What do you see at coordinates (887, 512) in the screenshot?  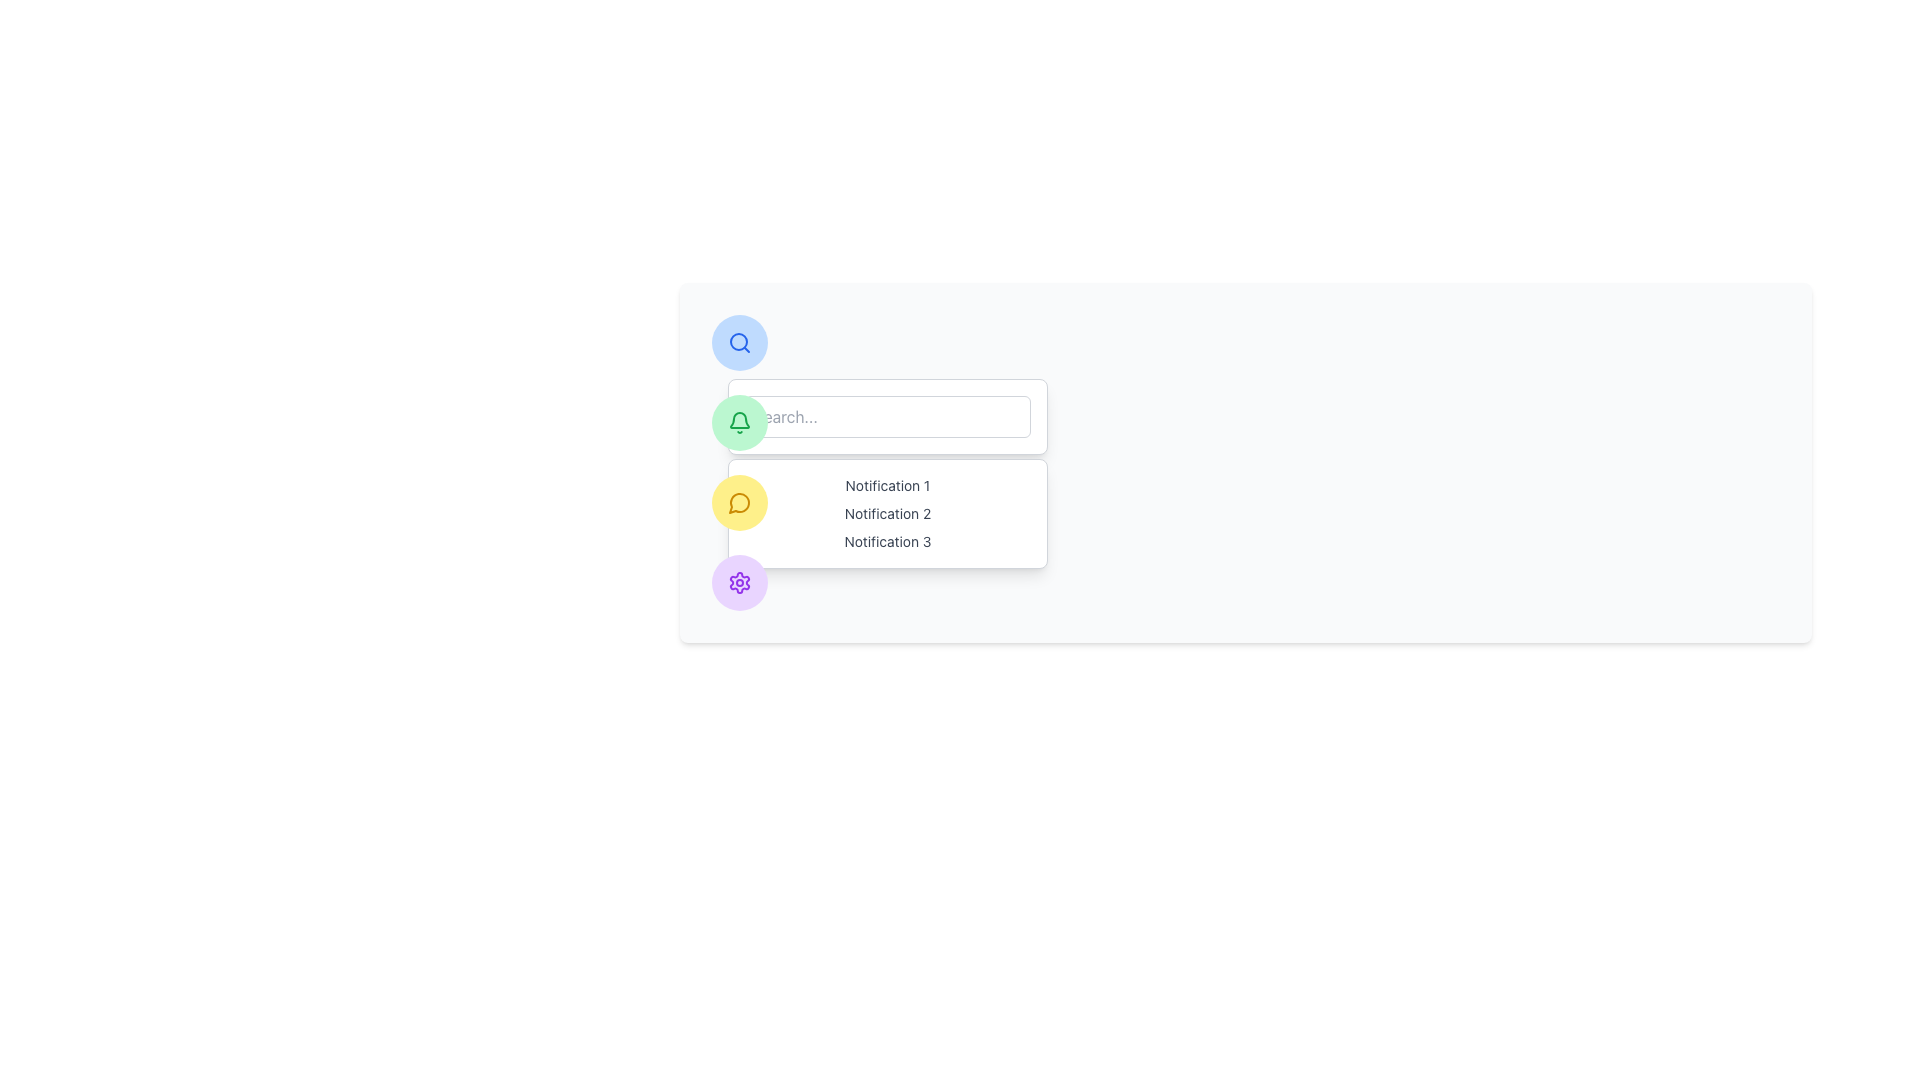 I see `the dropdown menu that displays recent notifications, located to the right of the yellow notification bell icon, centered vertically with it` at bounding box center [887, 512].